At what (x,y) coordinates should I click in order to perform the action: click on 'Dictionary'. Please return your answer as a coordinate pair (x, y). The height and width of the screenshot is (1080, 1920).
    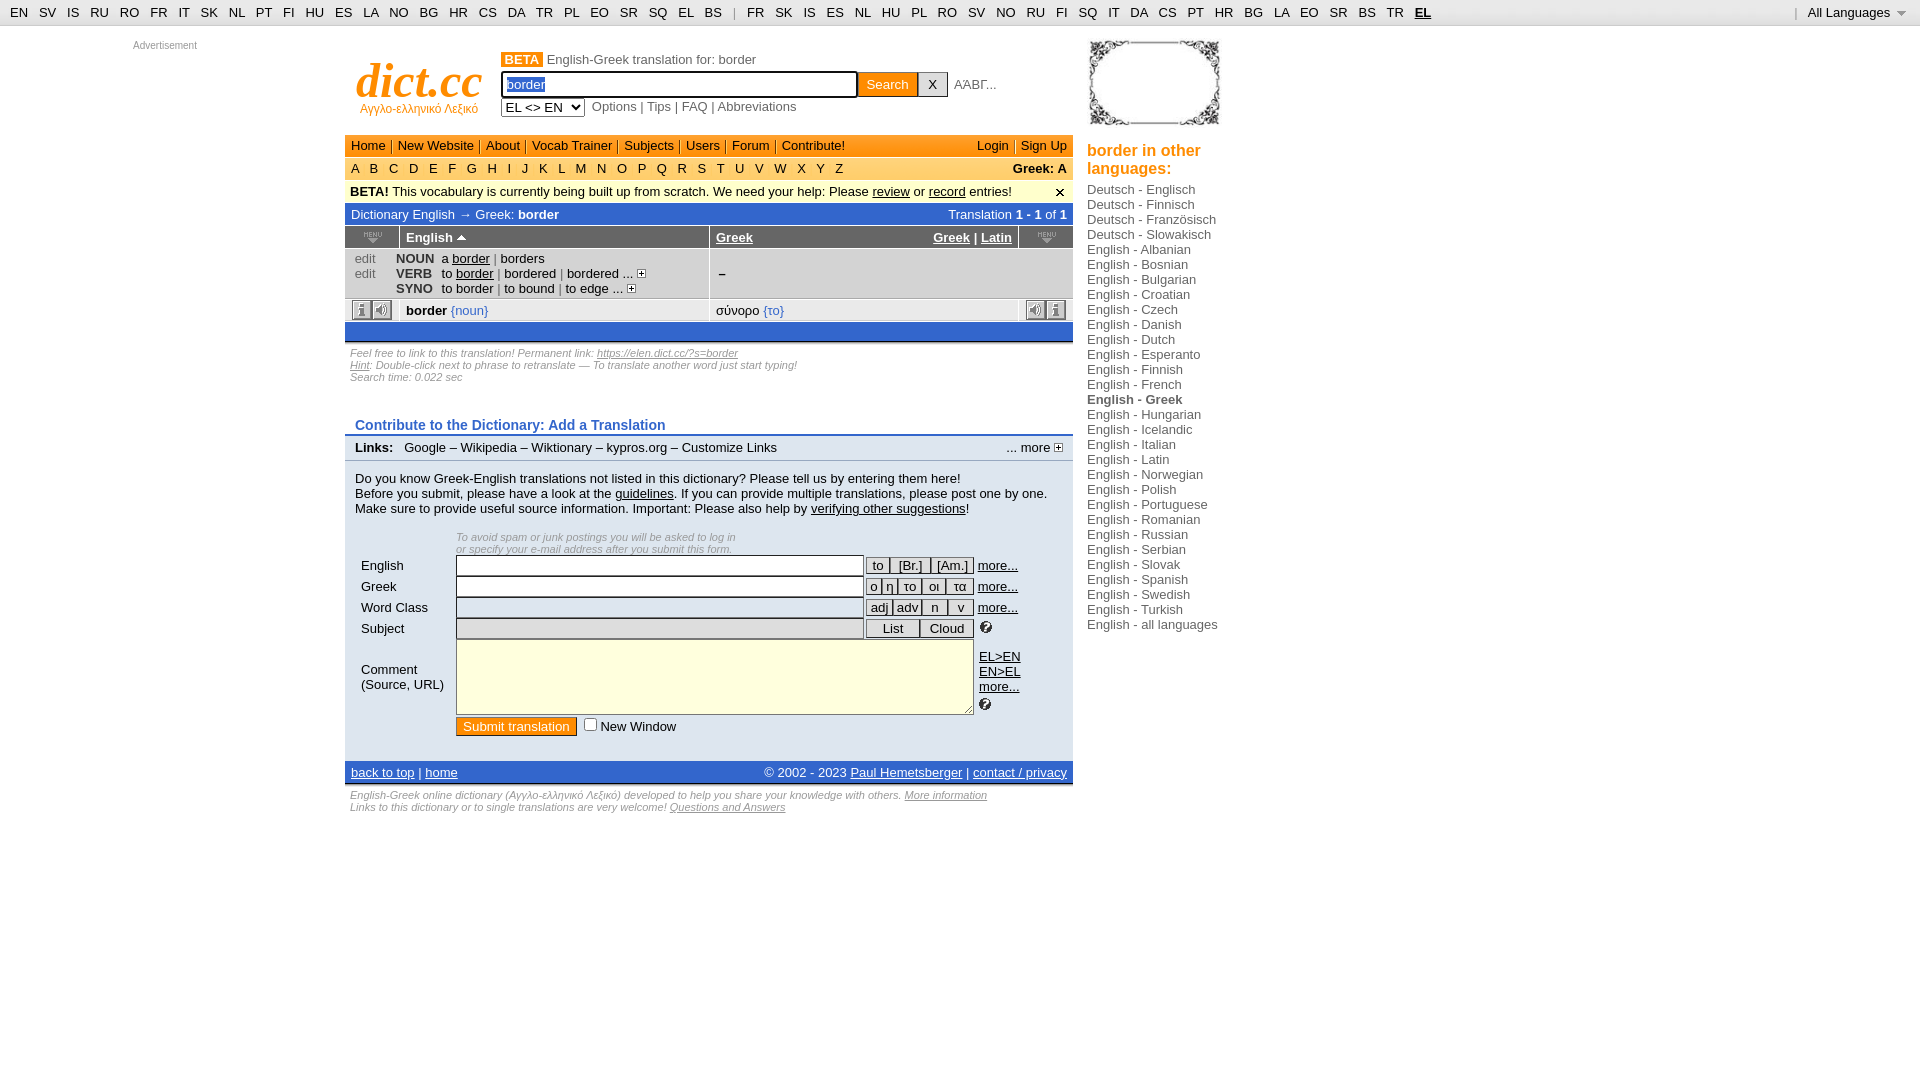
    Looking at the image, I should click on (379, 213).